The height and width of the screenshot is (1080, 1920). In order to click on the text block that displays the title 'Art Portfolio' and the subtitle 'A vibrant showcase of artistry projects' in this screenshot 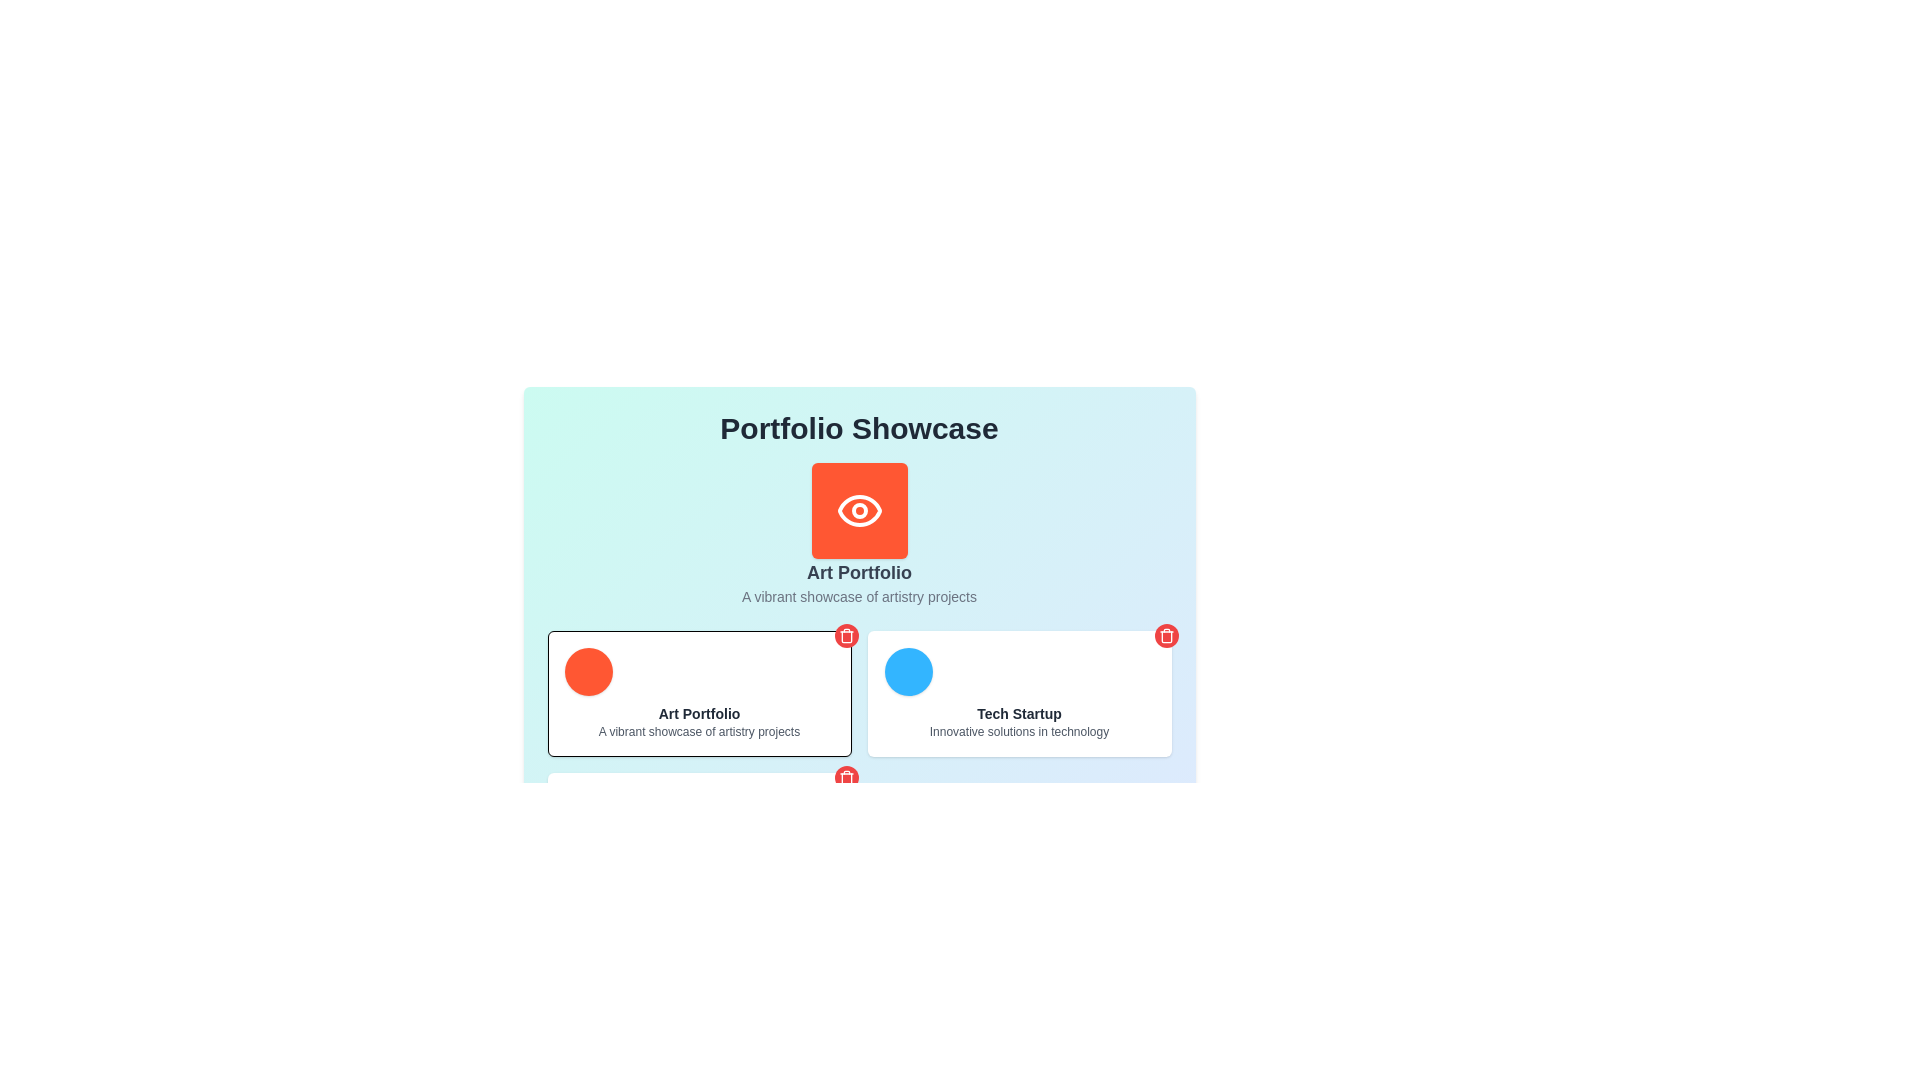, I will do `click(859, 582)`.